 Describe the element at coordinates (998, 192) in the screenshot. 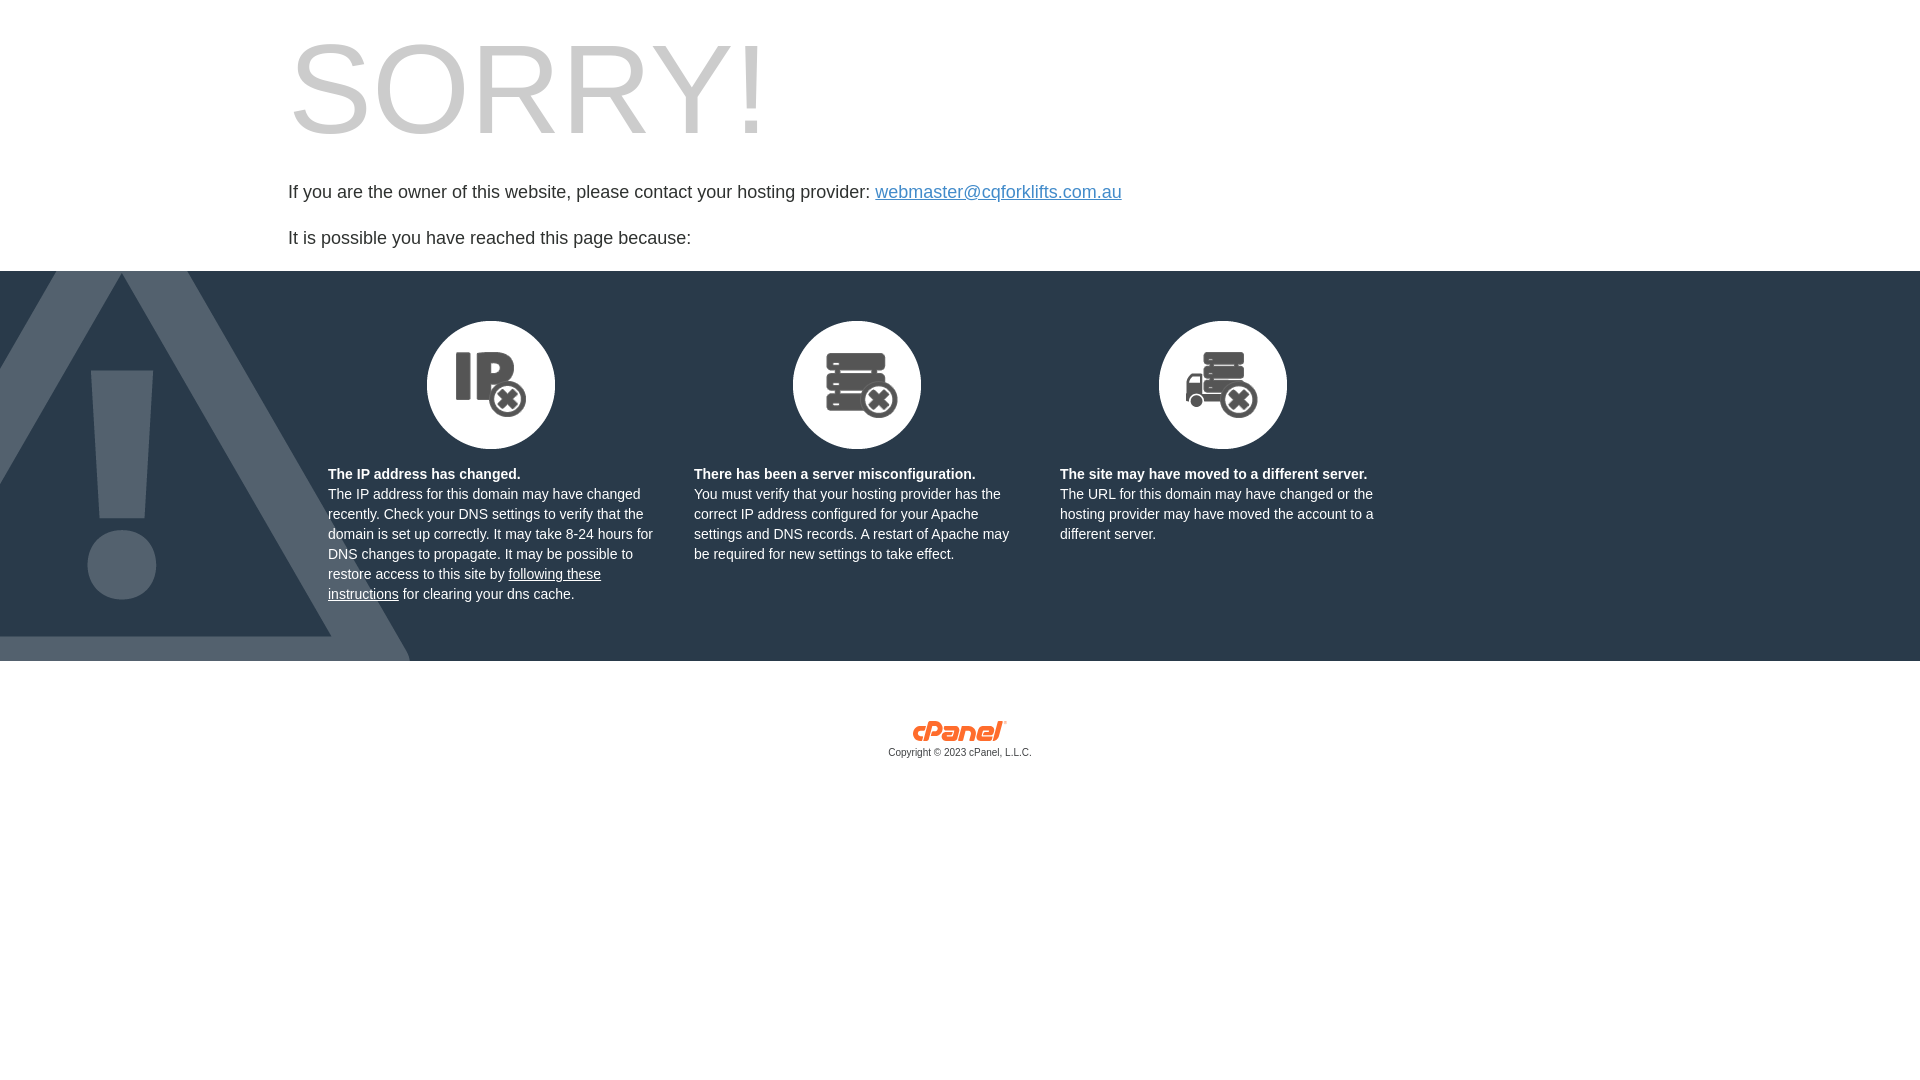

I see `'webmaster@cqforklifts.com.au'` at that location.